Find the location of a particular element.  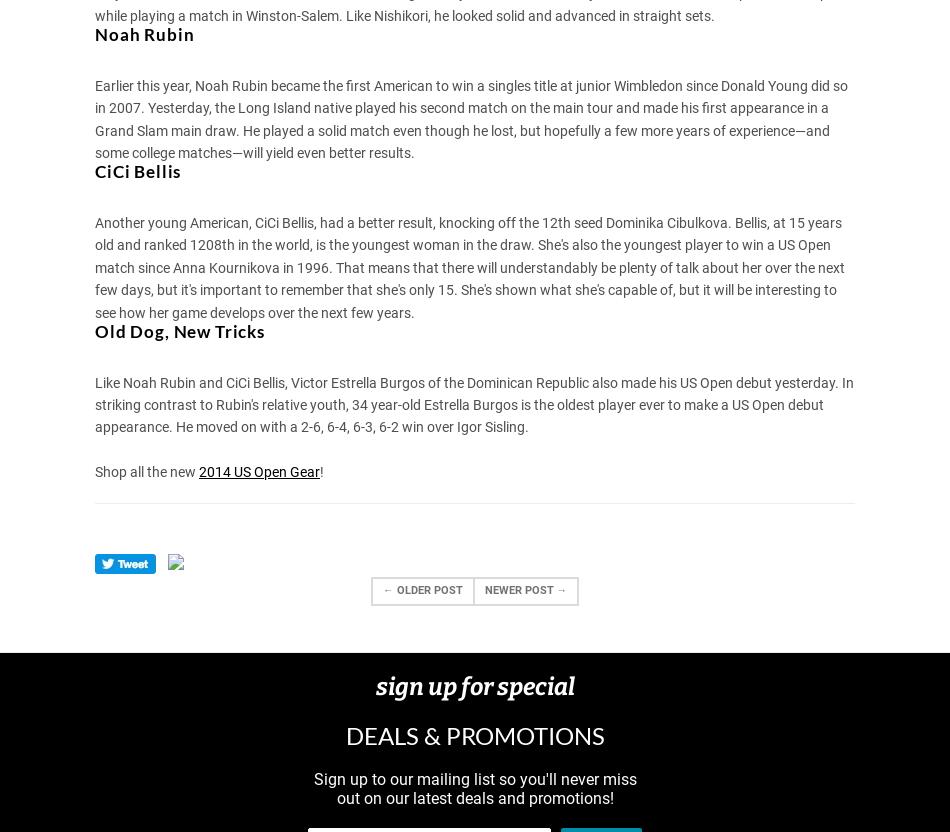

'← Older Post' is located at coordinates (421, 588).